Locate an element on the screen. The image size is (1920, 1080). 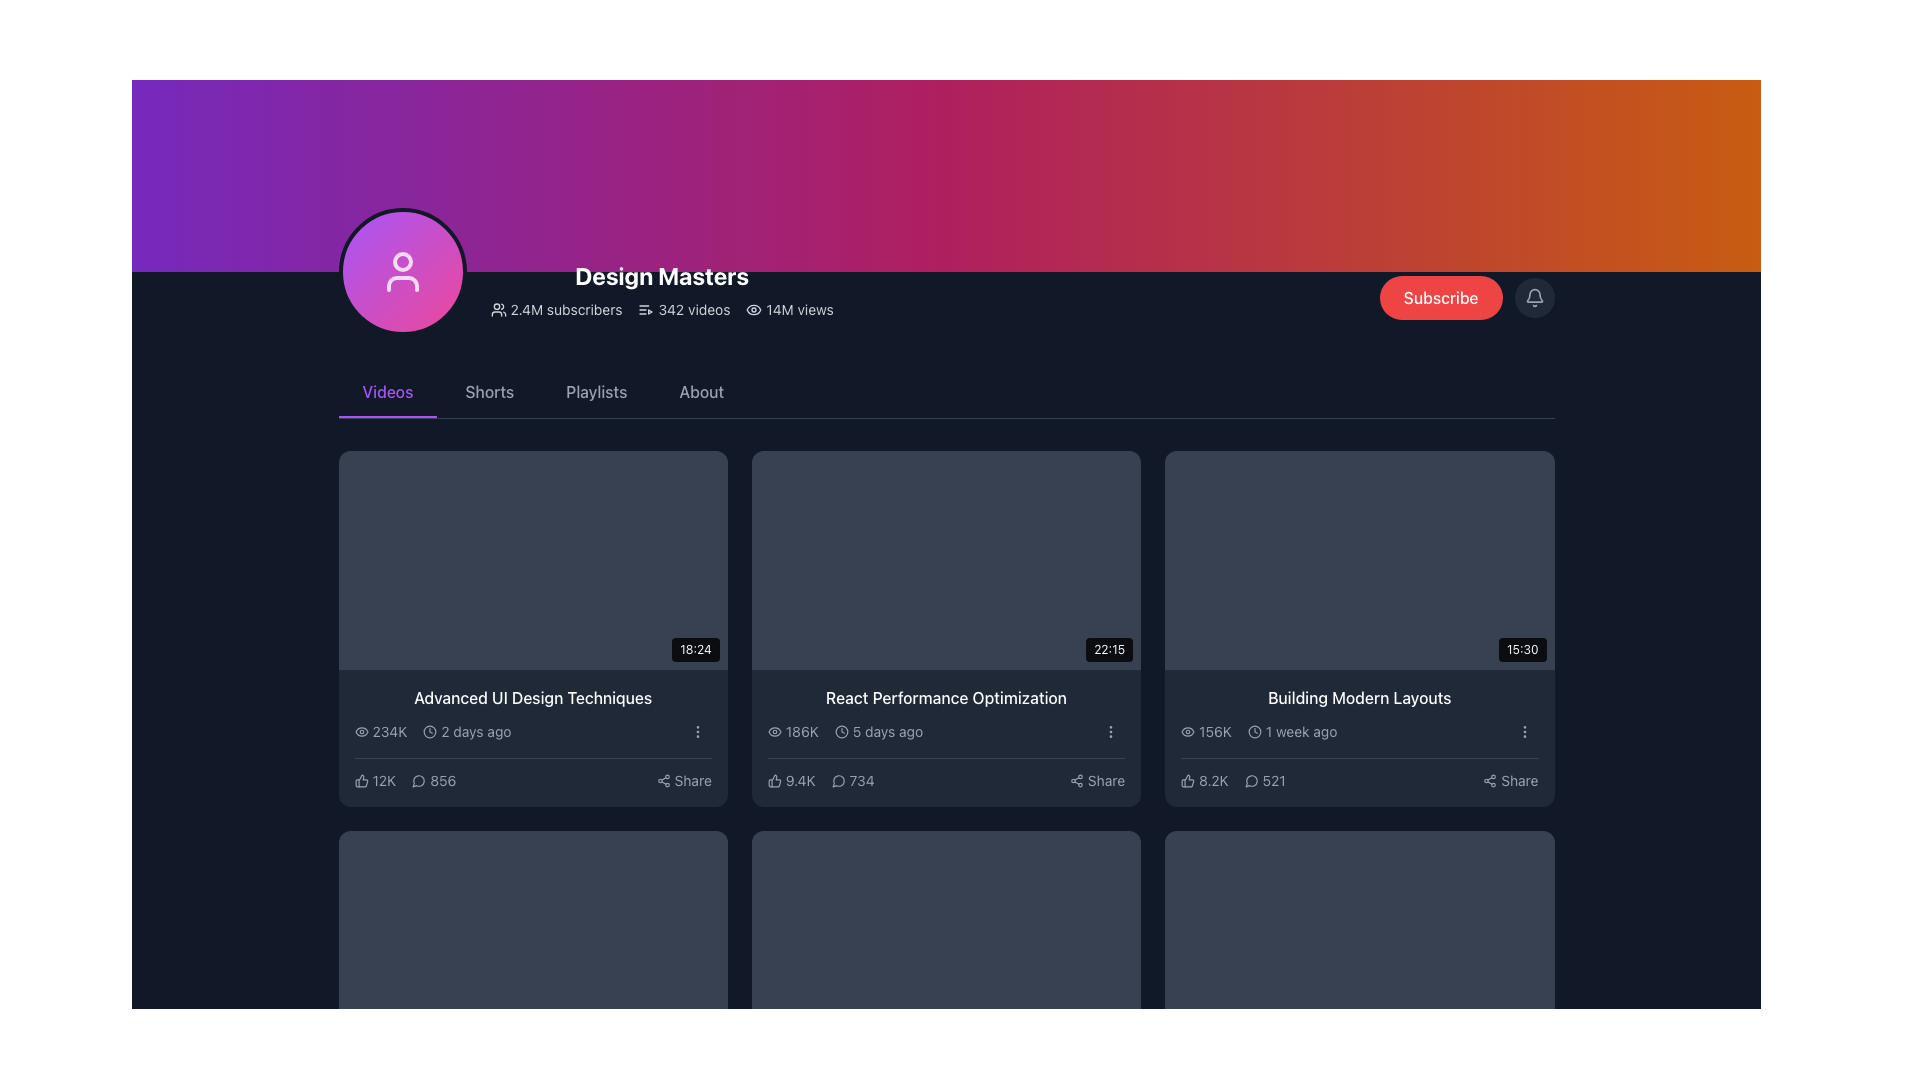
the 'Videos' button, which is styled in purple with a distinctive bottom border is located at coordinates (387, 393).